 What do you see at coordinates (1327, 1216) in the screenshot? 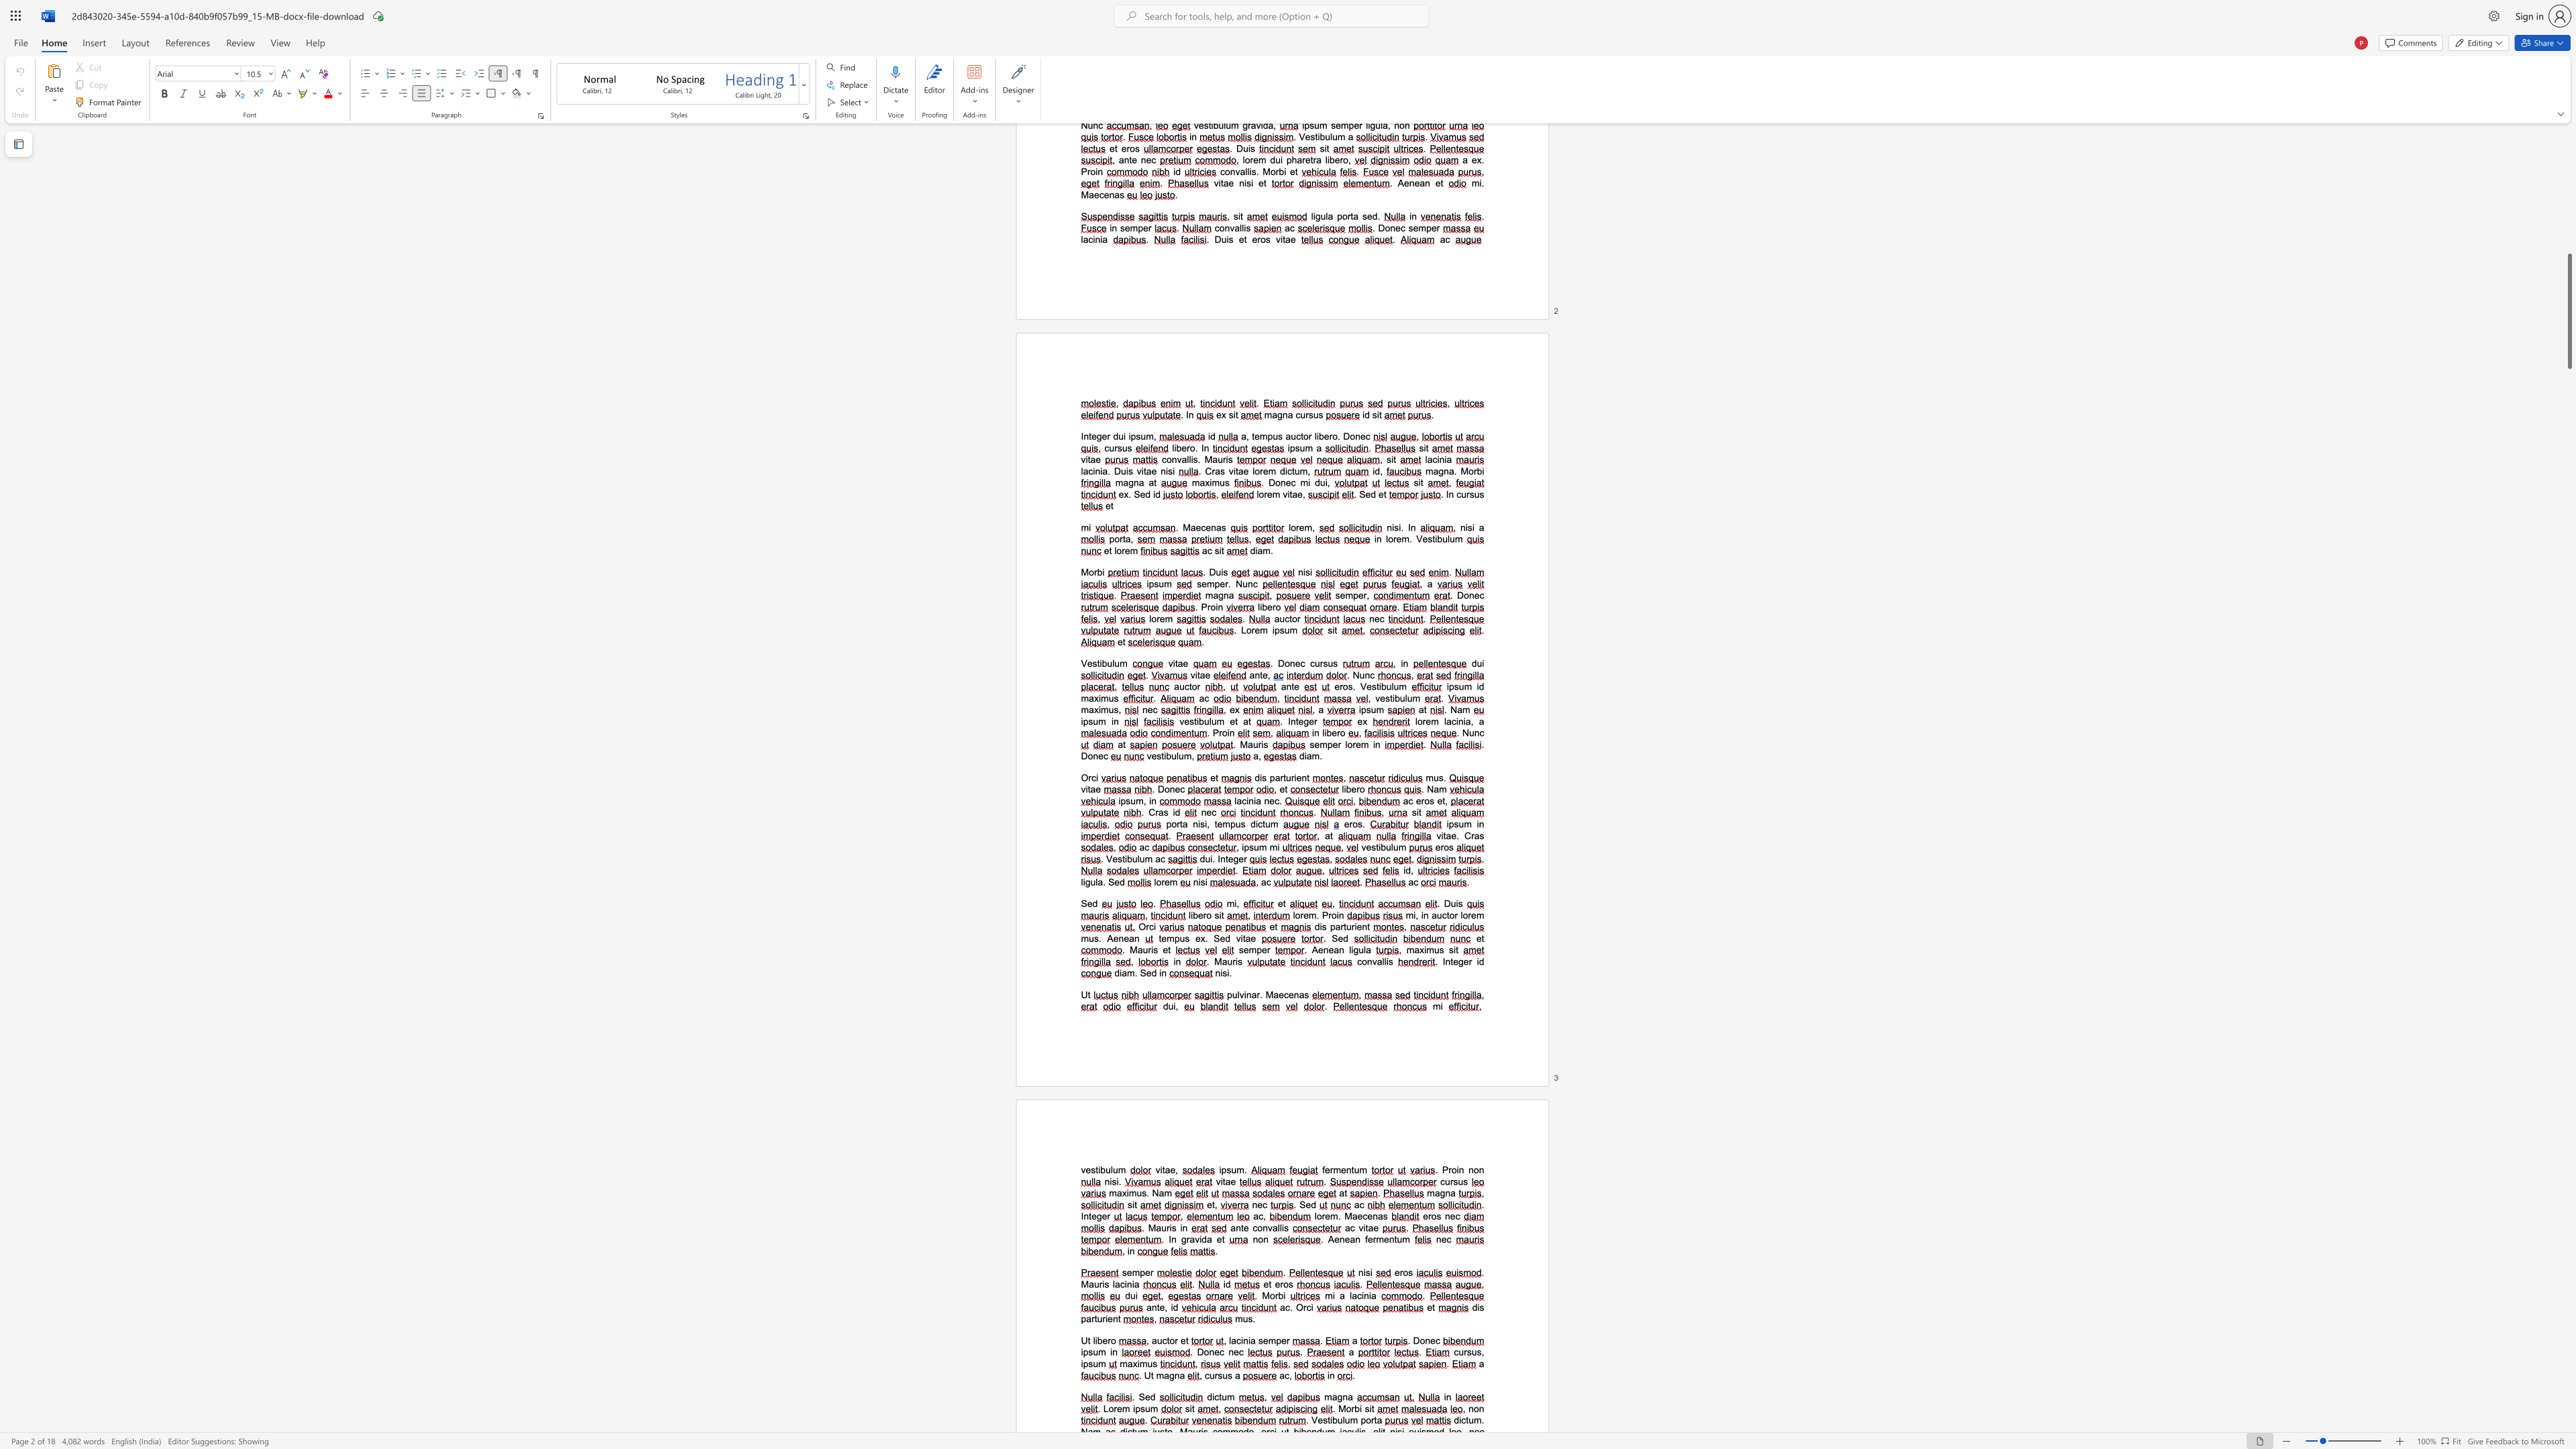
I see `the 1th character "e" in the text` at bounding box center [1327, 1216].